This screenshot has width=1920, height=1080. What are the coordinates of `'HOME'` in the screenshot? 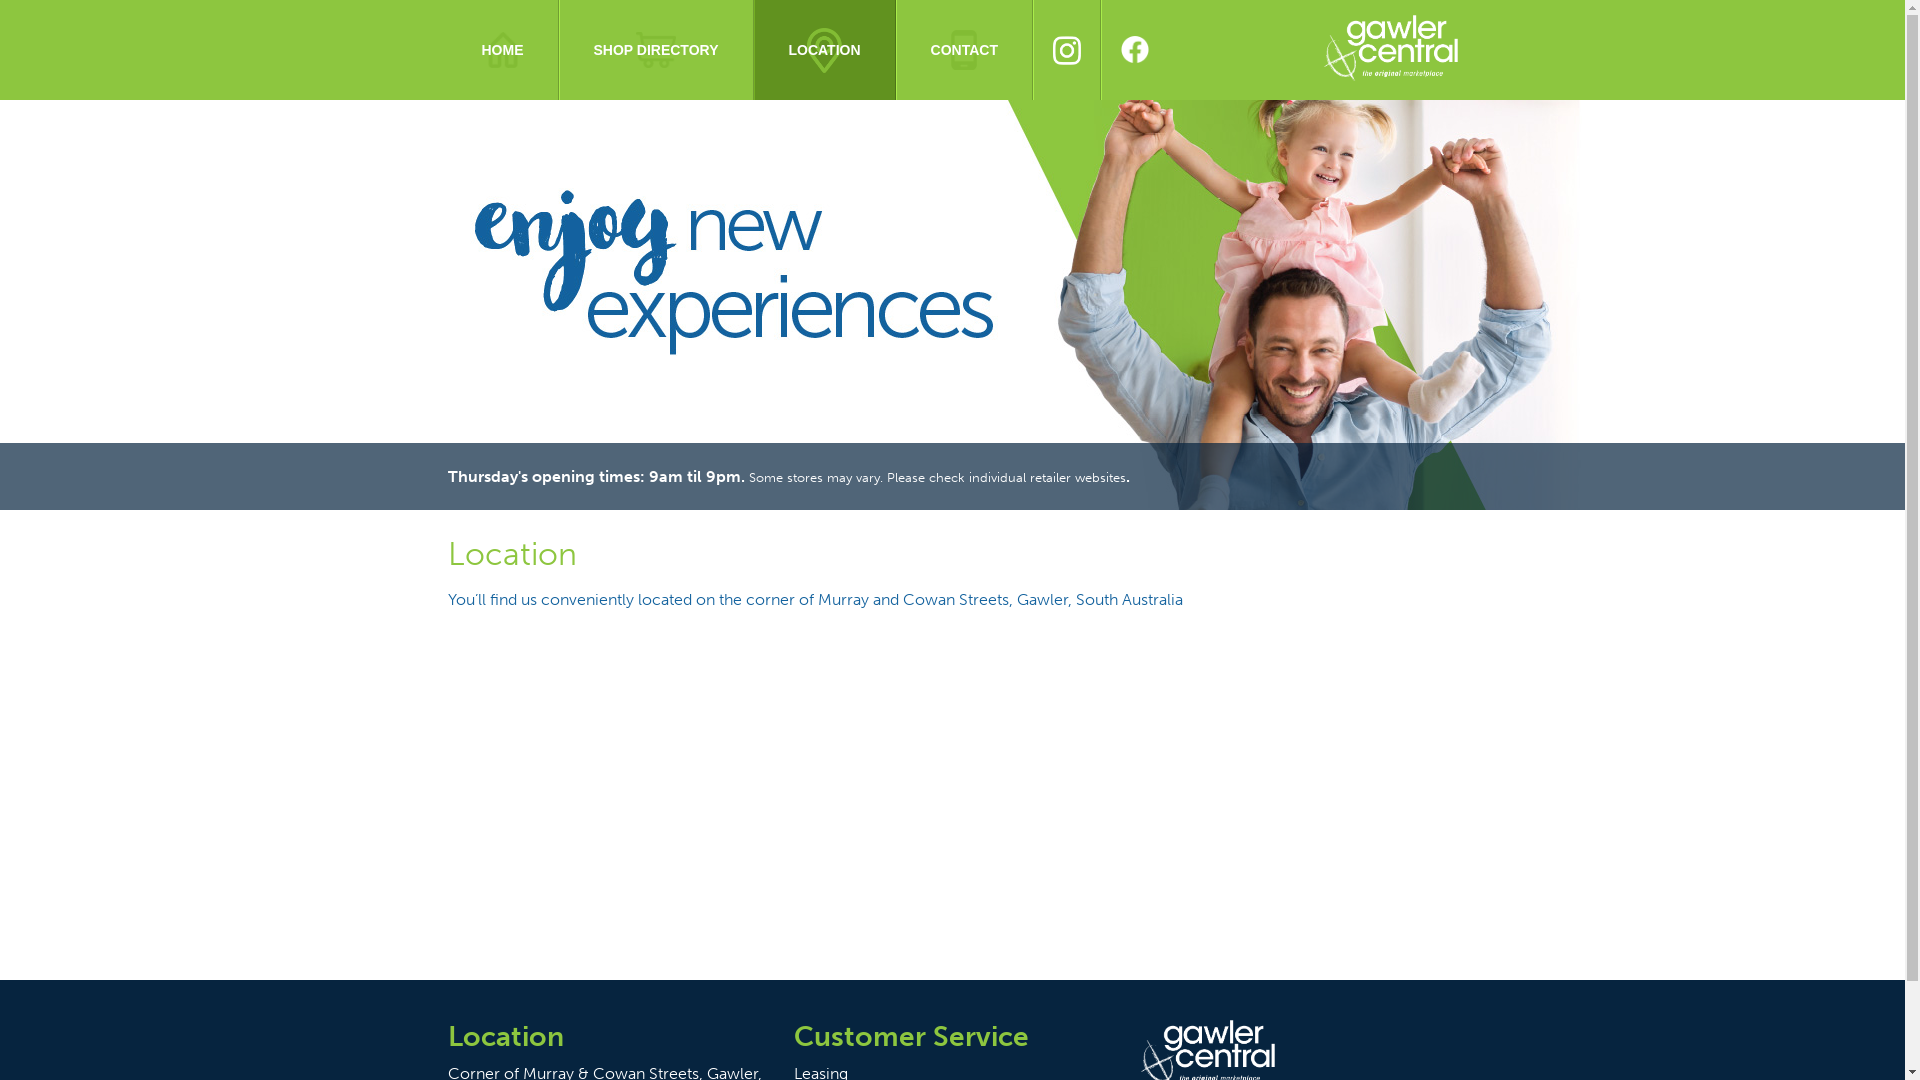 It's located at (503, 49).